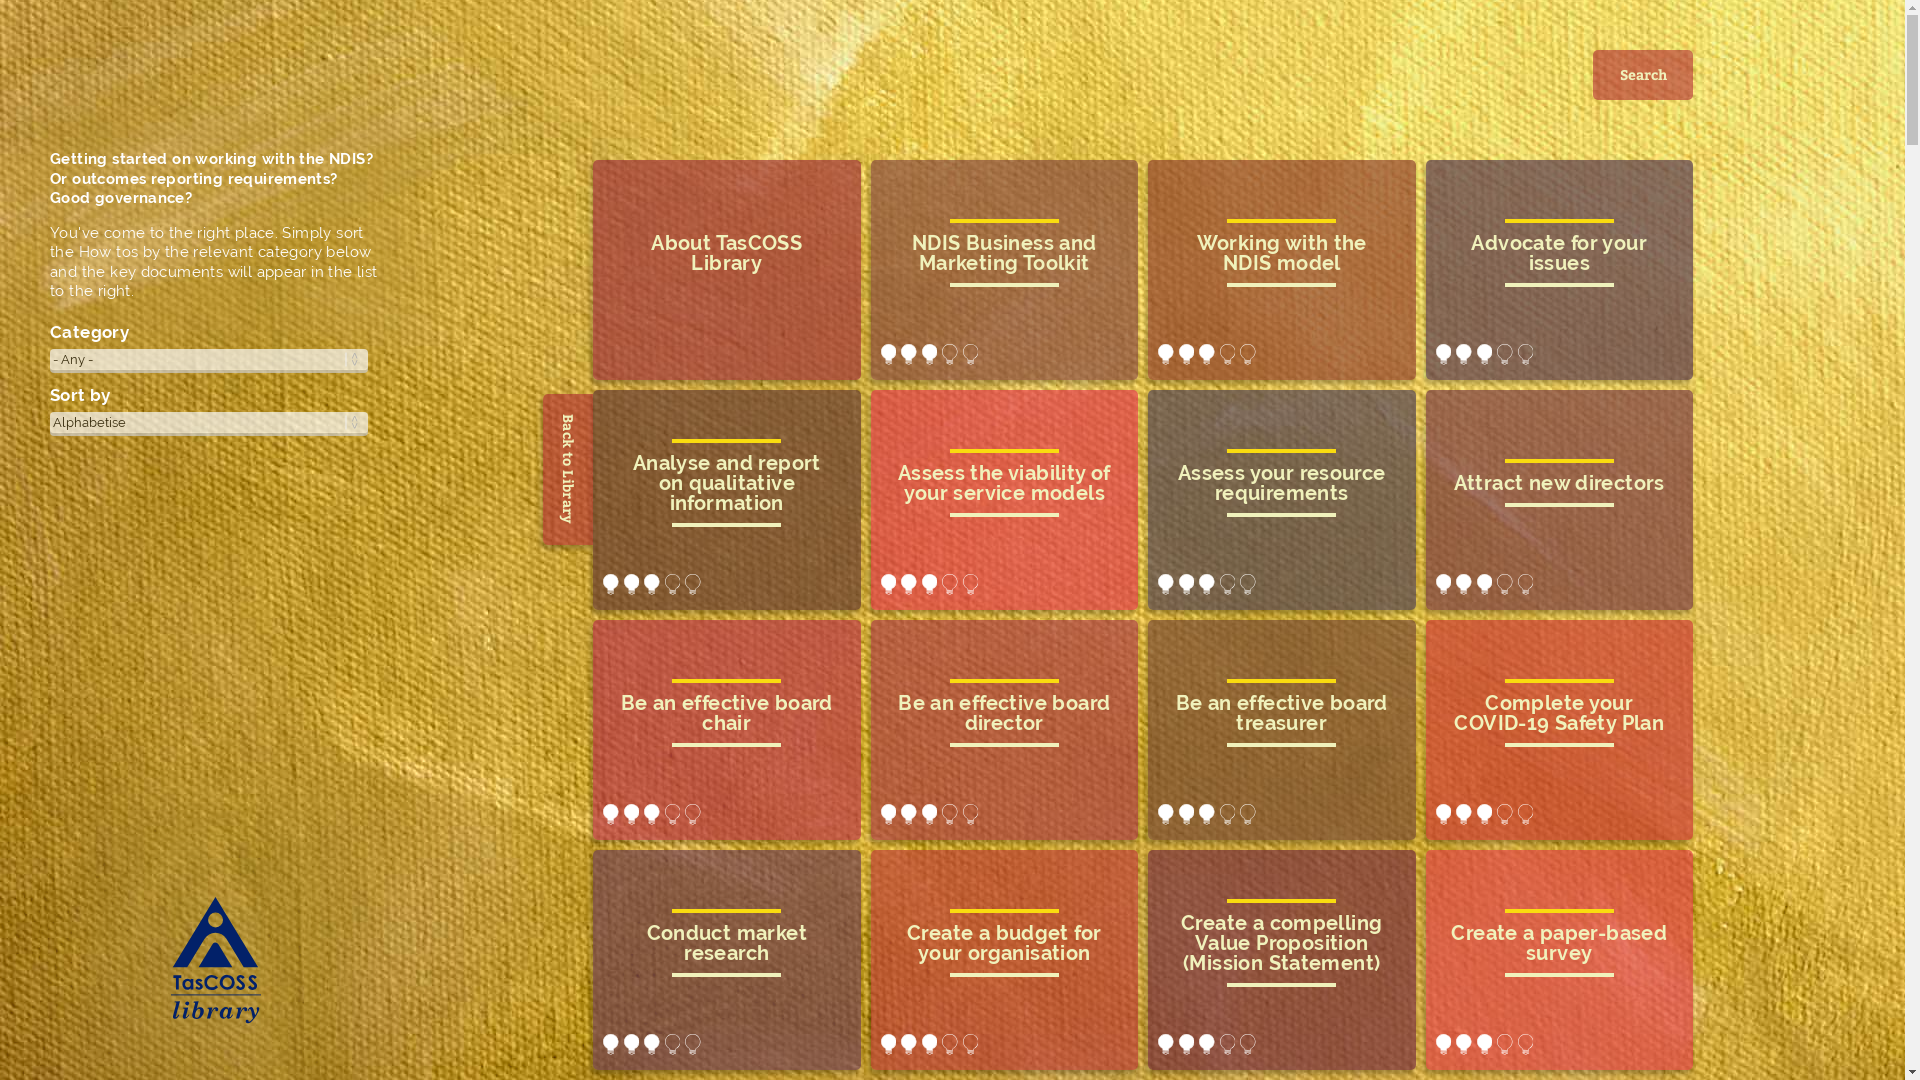 The image size is (1920, 1080). I want to click on 'assess the viability of your service models', so click(1003, 499).